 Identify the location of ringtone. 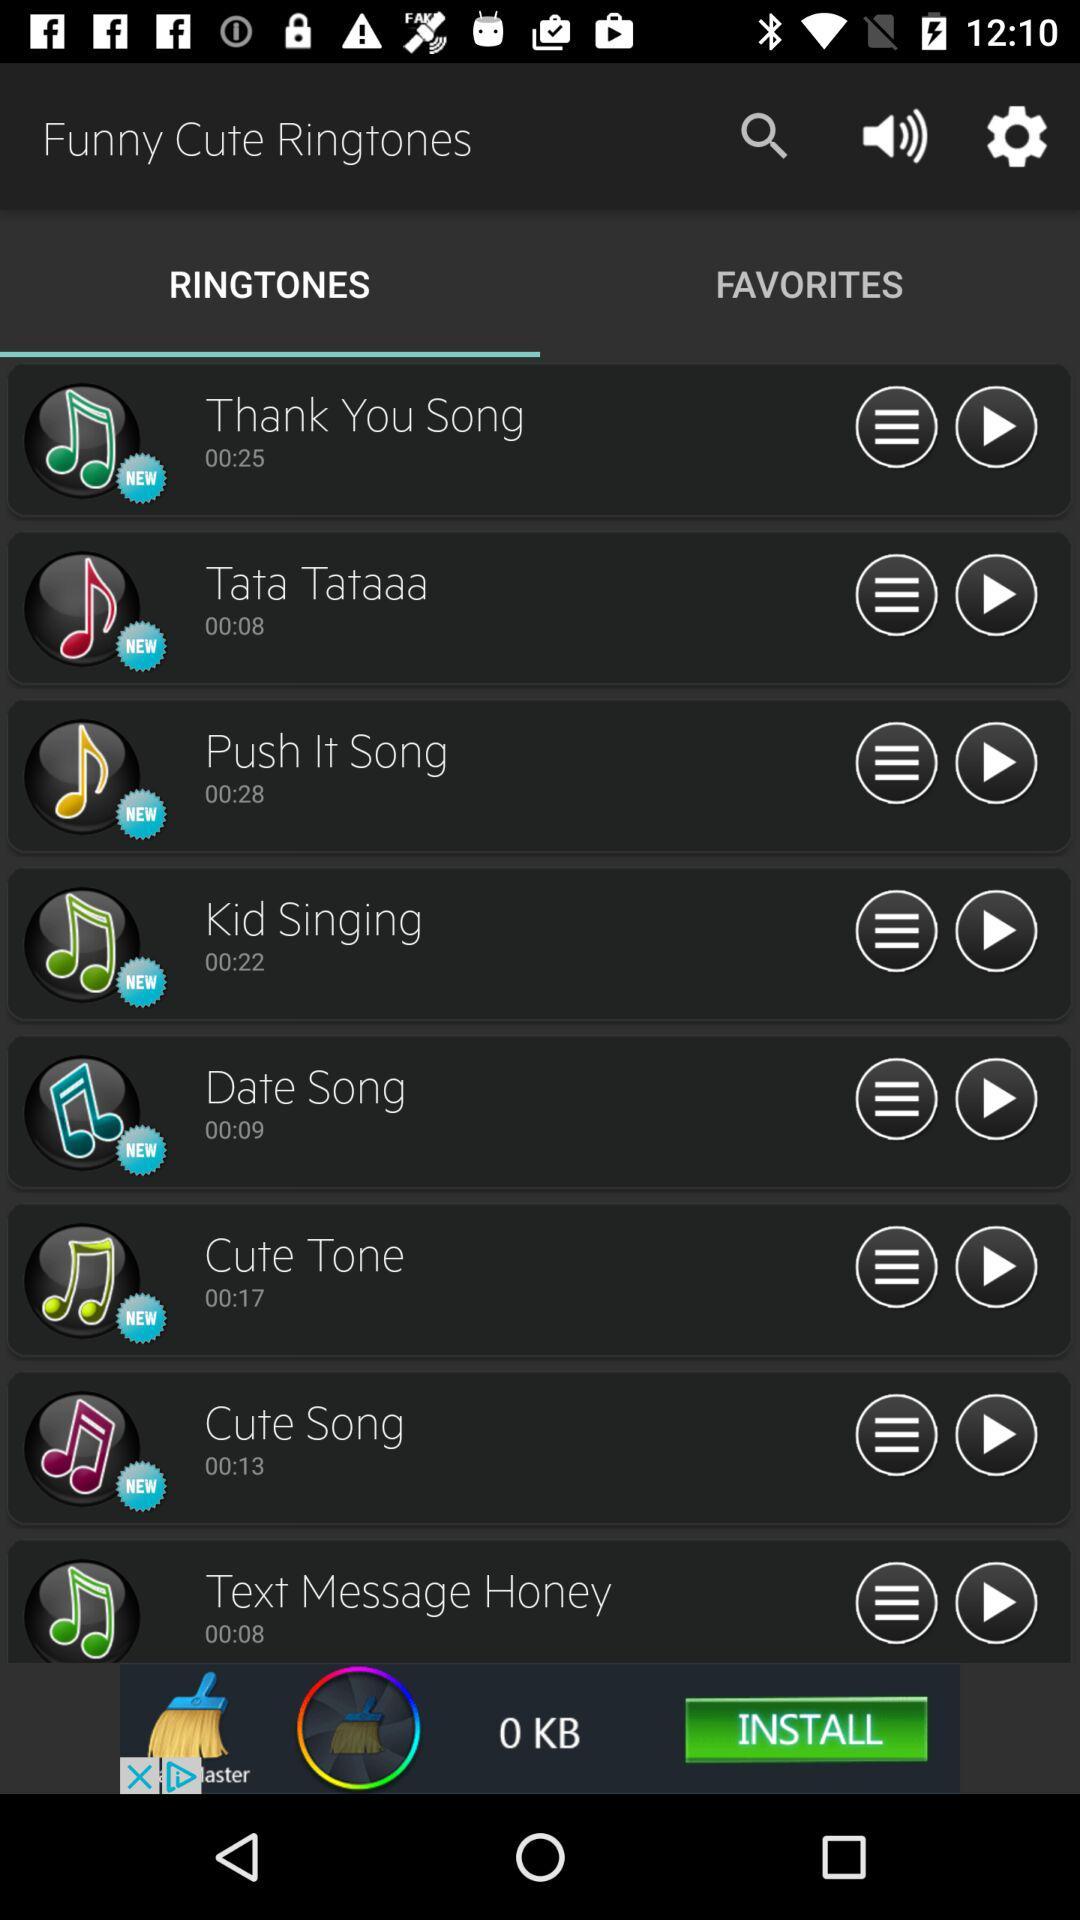
(80, 944).